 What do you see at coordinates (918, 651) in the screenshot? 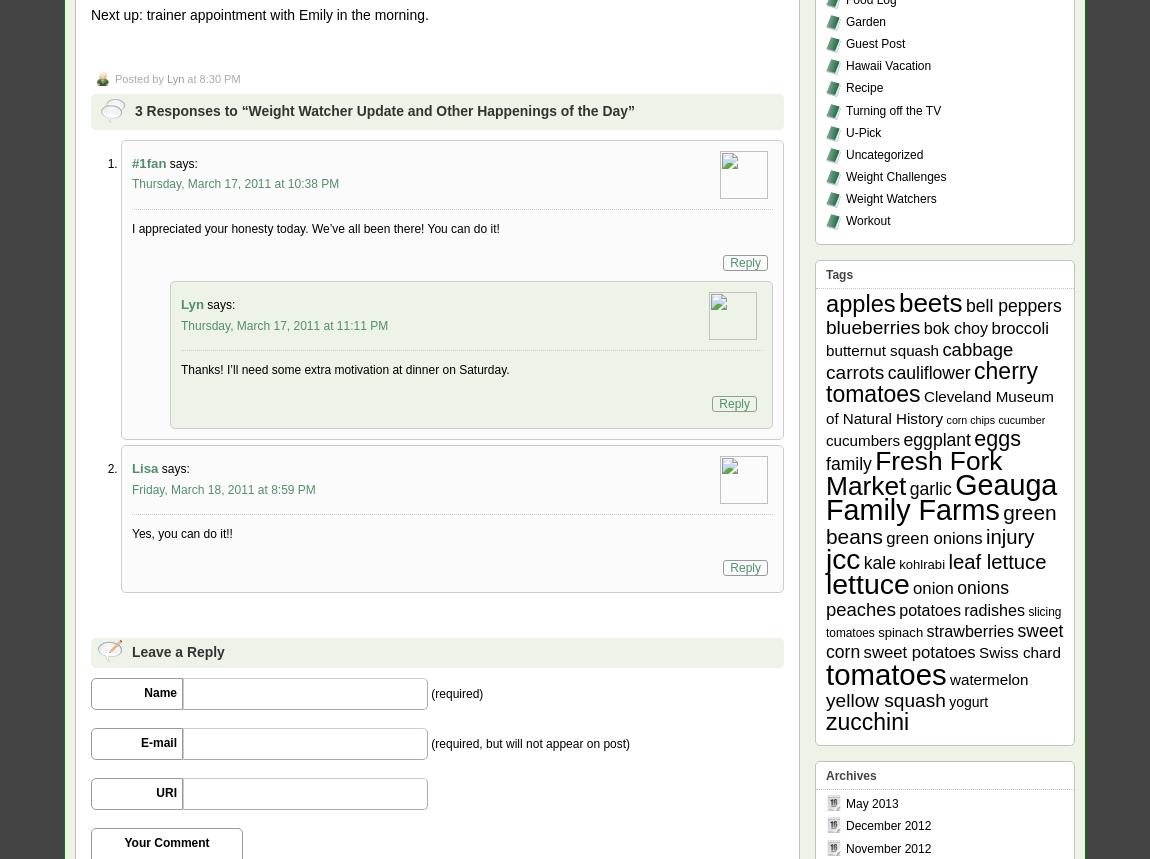
I see `'sweet potatoes'` at bounding box center [918, 651].